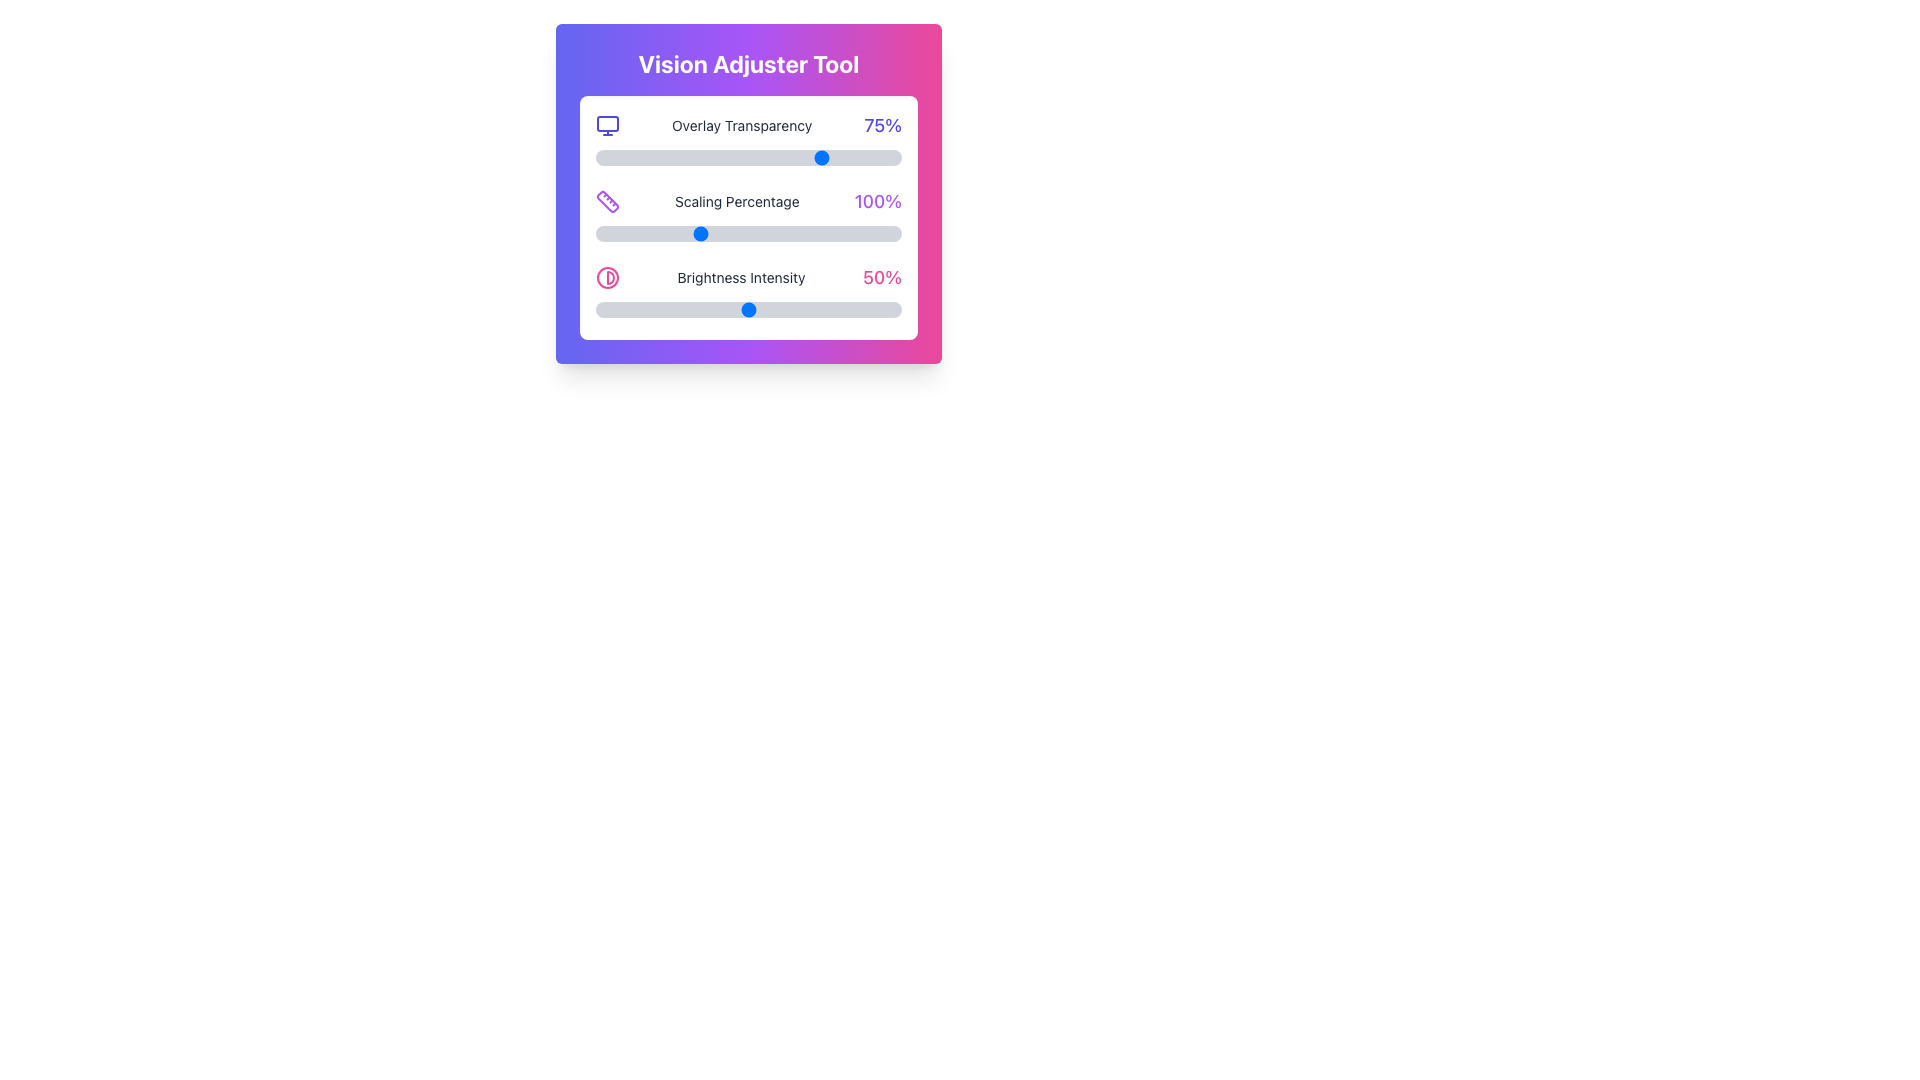 The width and height of the screenshot is (1920, 1080). Describe the element at coordinates (775, 157) in the screenshot. I see `the Overlay Transparency slider` at that location.